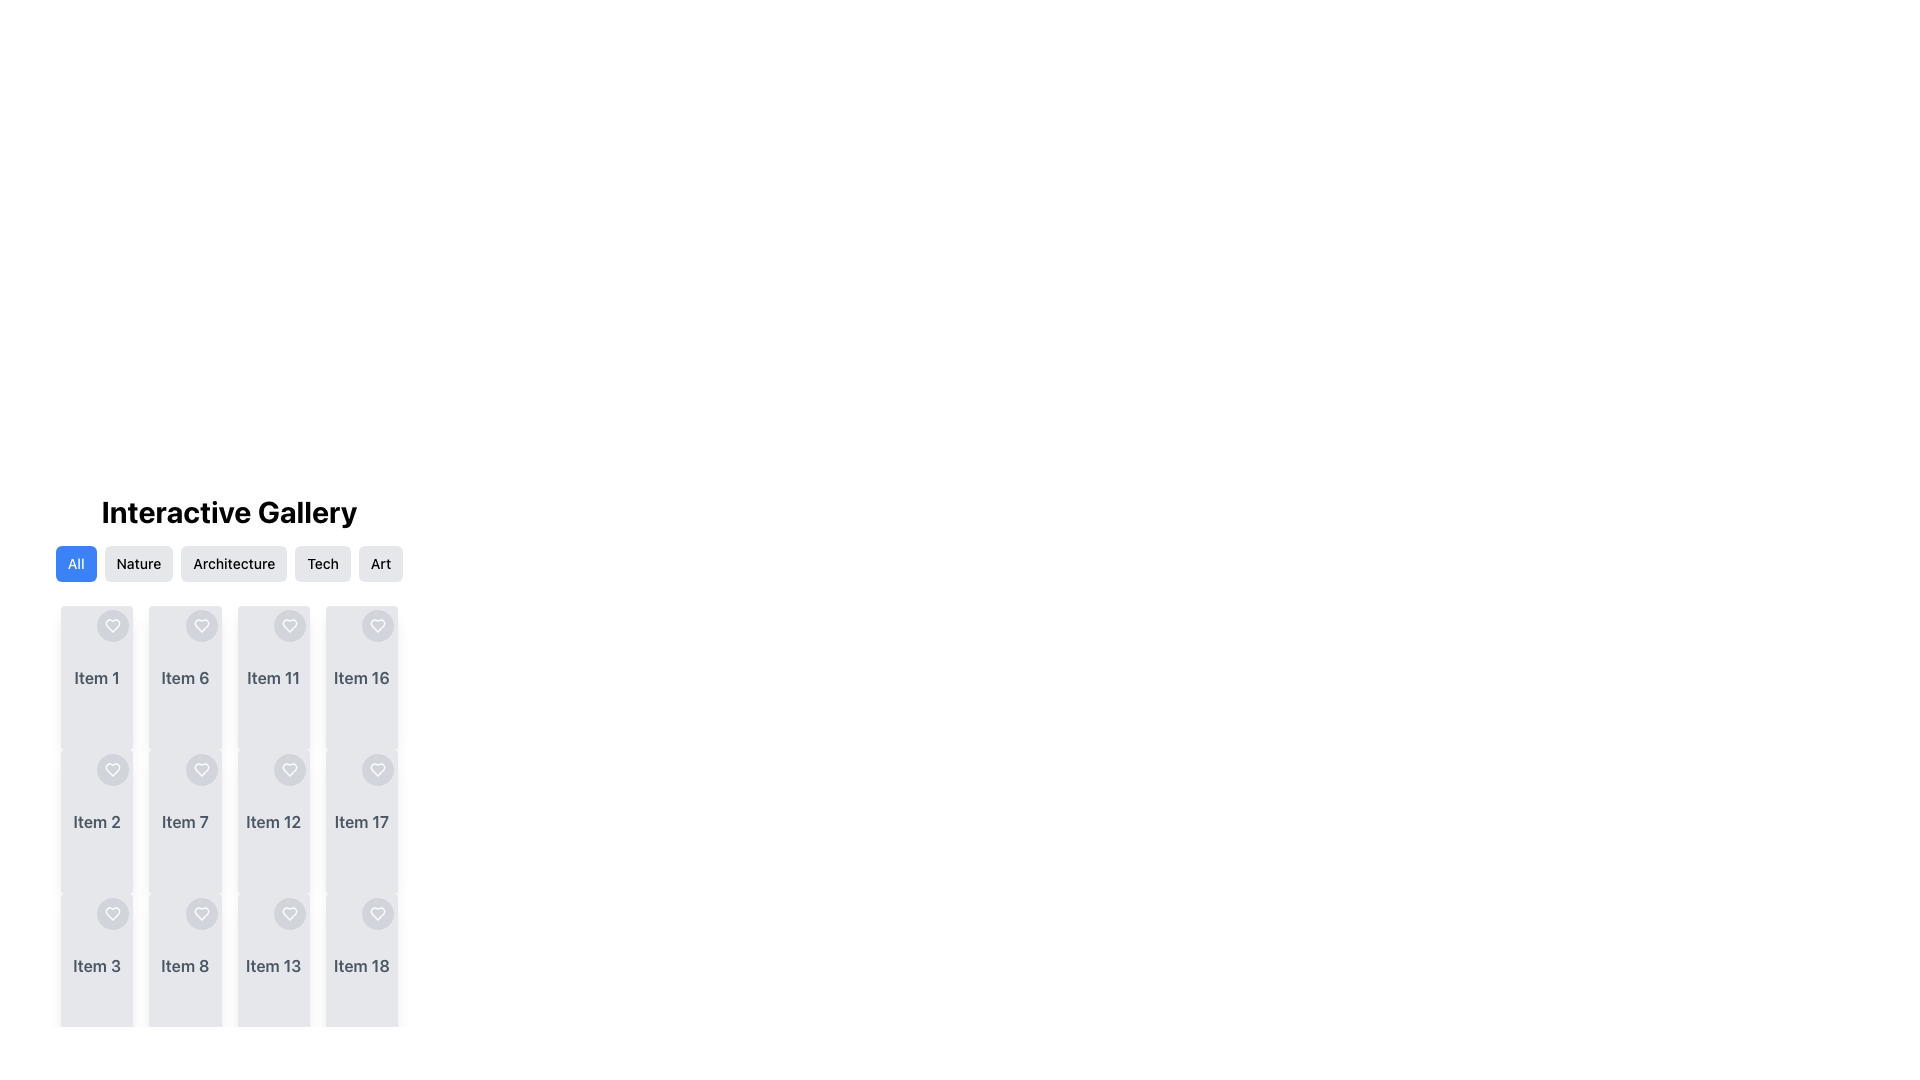 This screenshot has height=1080, width=1920. What do you see at coordinates (96, 677) in the screenshot?
I see `the rectangular card labeled 'Item 1' with a heart-shaped icon in the top right corner, located in the first column and first row of the Interactive Gallery` at bounding box center [96, 677].